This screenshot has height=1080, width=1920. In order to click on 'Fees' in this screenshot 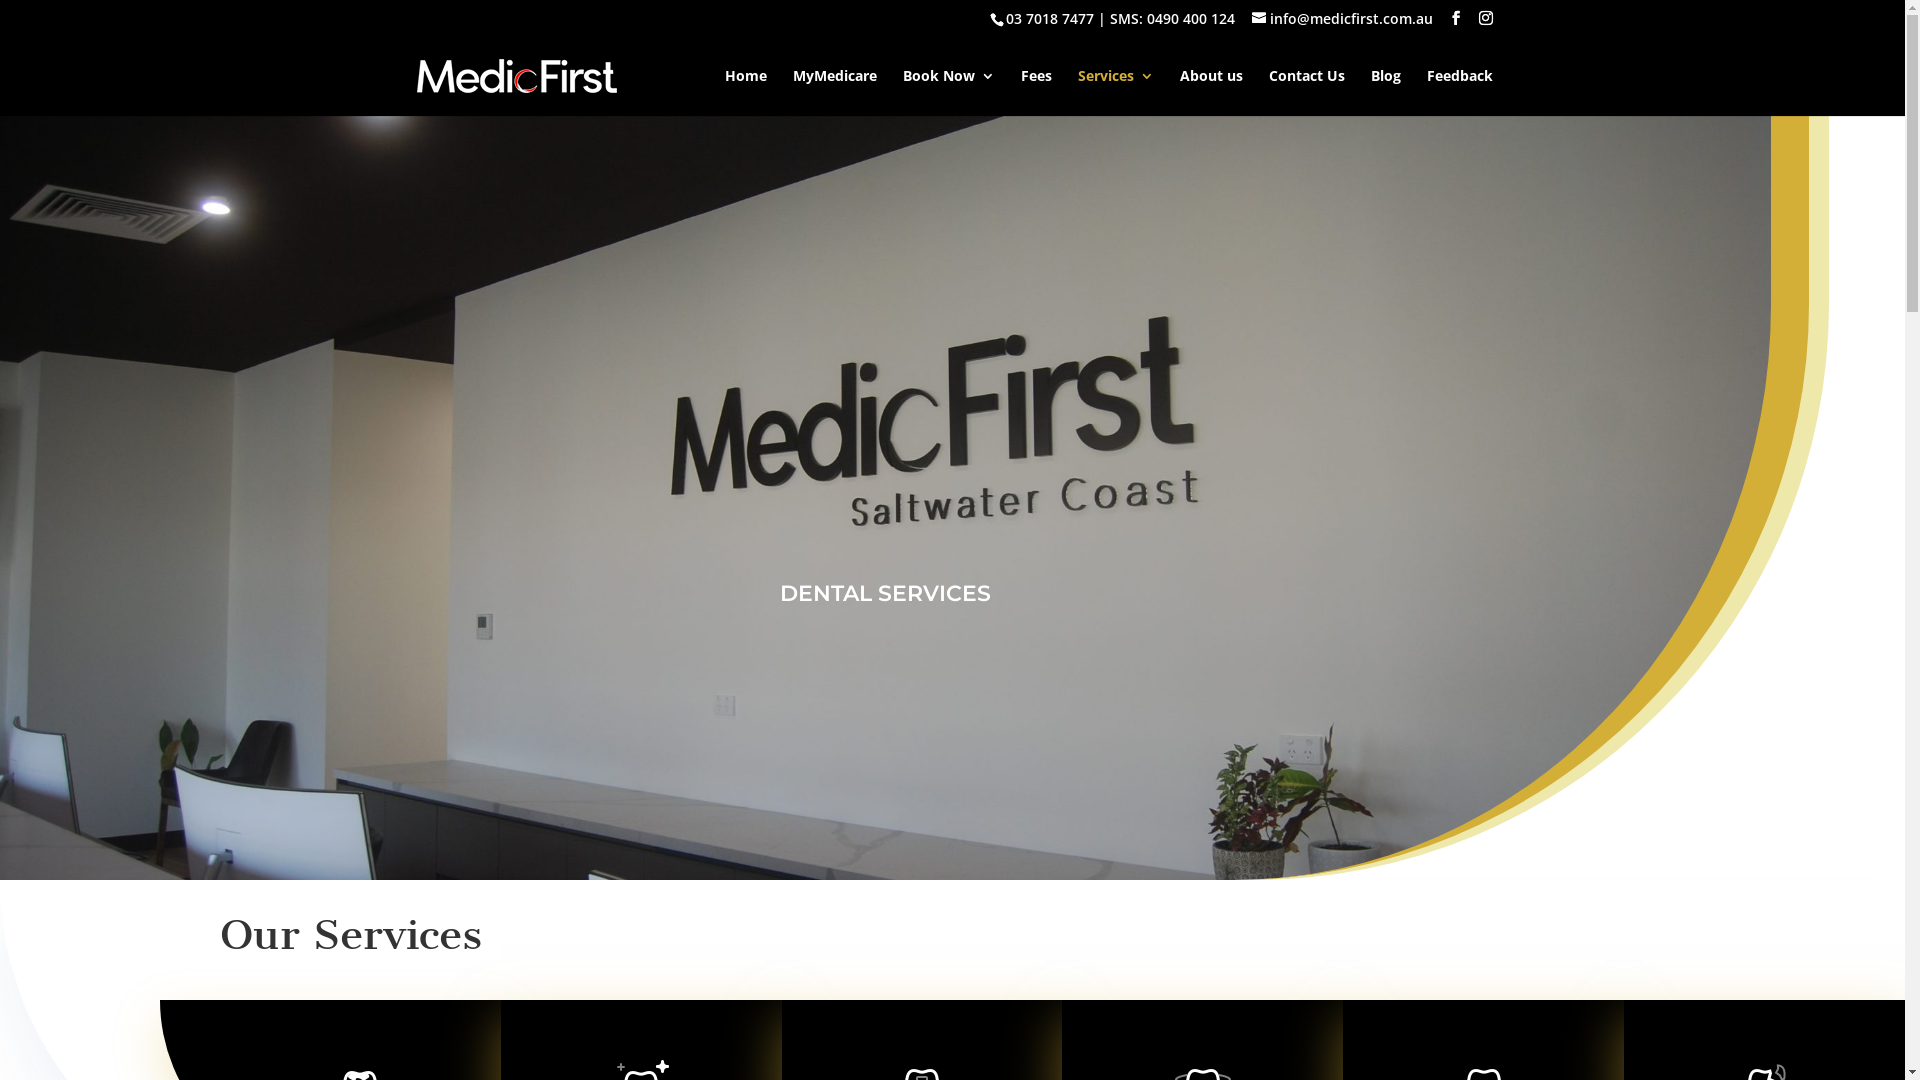, I will do `click(1035, 92)`.